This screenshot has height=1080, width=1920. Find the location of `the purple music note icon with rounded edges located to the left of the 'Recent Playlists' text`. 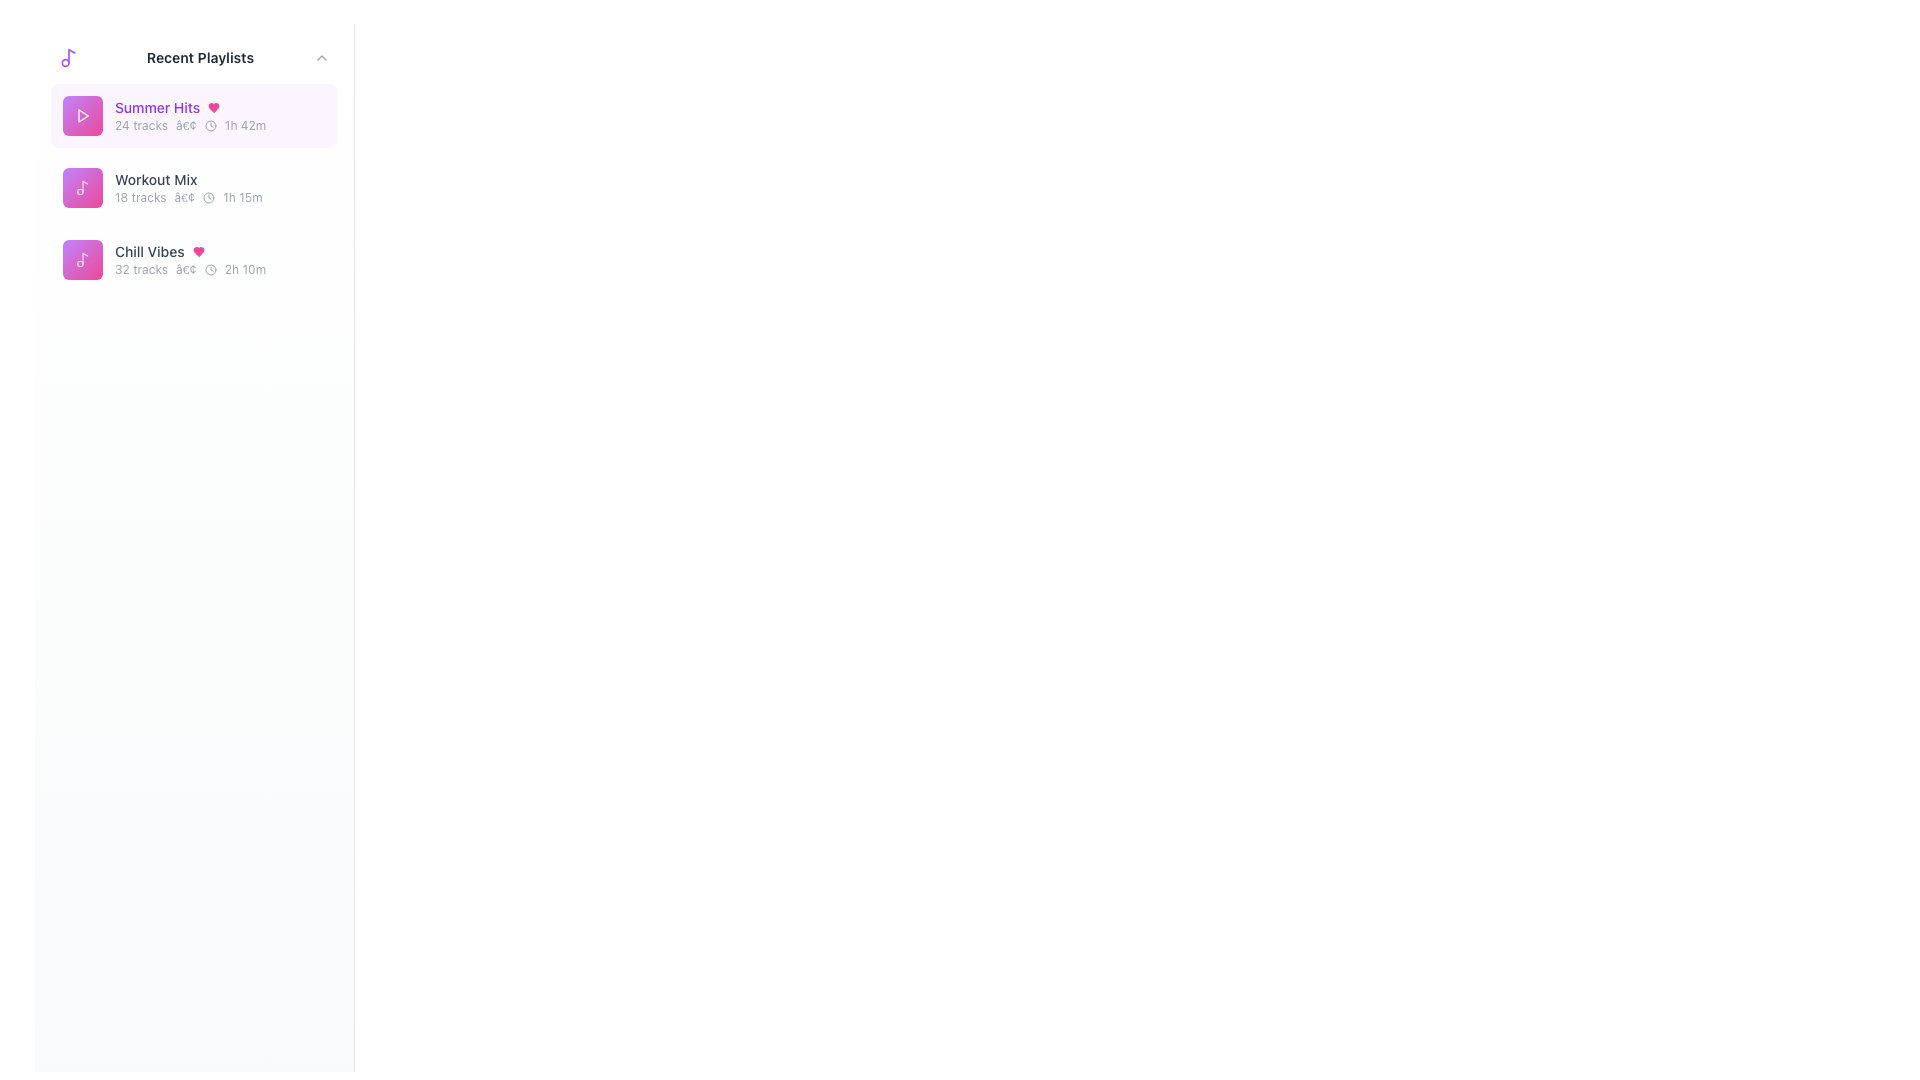

the purple music note icon with rounded edges located to the left of the 'Recent Playlists' text is located at coordinates (68, 56).